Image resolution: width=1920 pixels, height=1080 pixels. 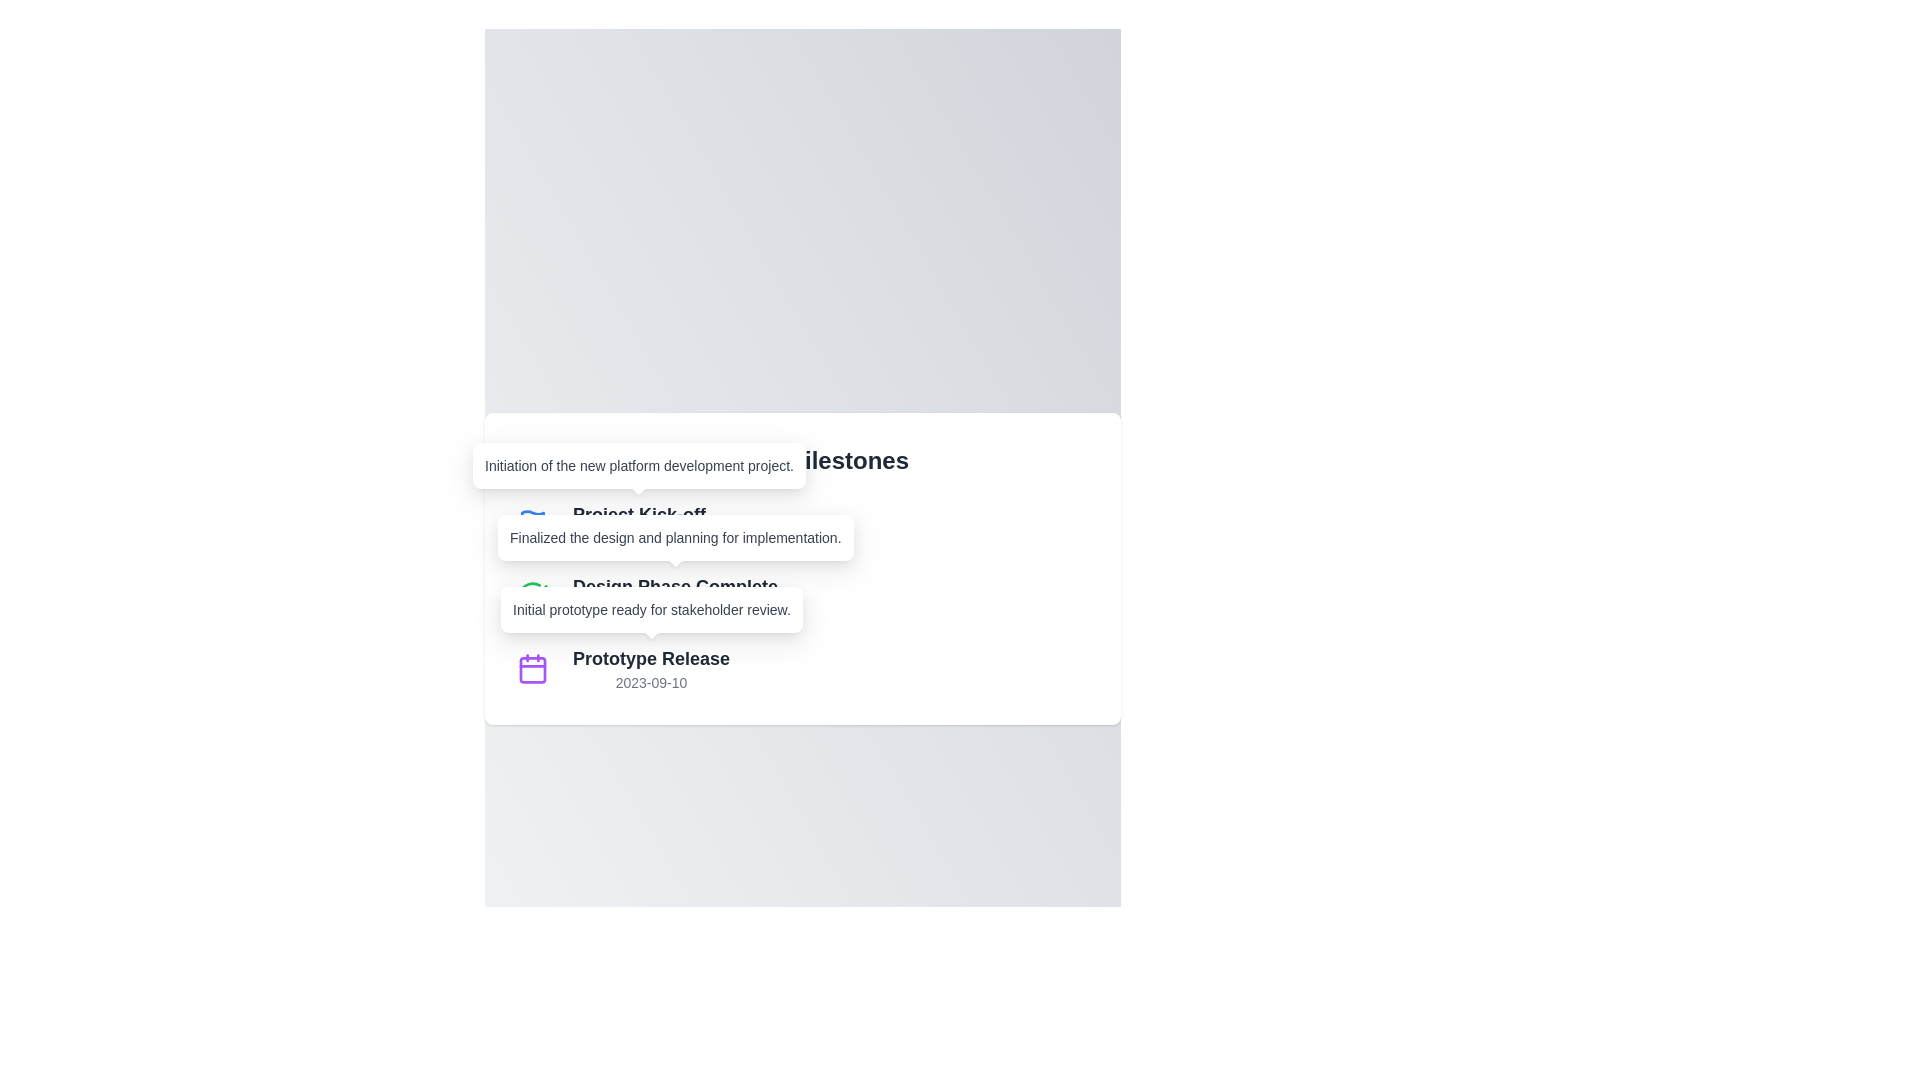 What do you see at coordinates (532, 519) in the screenshot?
I see `the SVG flag icon representing the completion milestone for the 'Project Kick-off' list item` at bounding box center [532, 519].